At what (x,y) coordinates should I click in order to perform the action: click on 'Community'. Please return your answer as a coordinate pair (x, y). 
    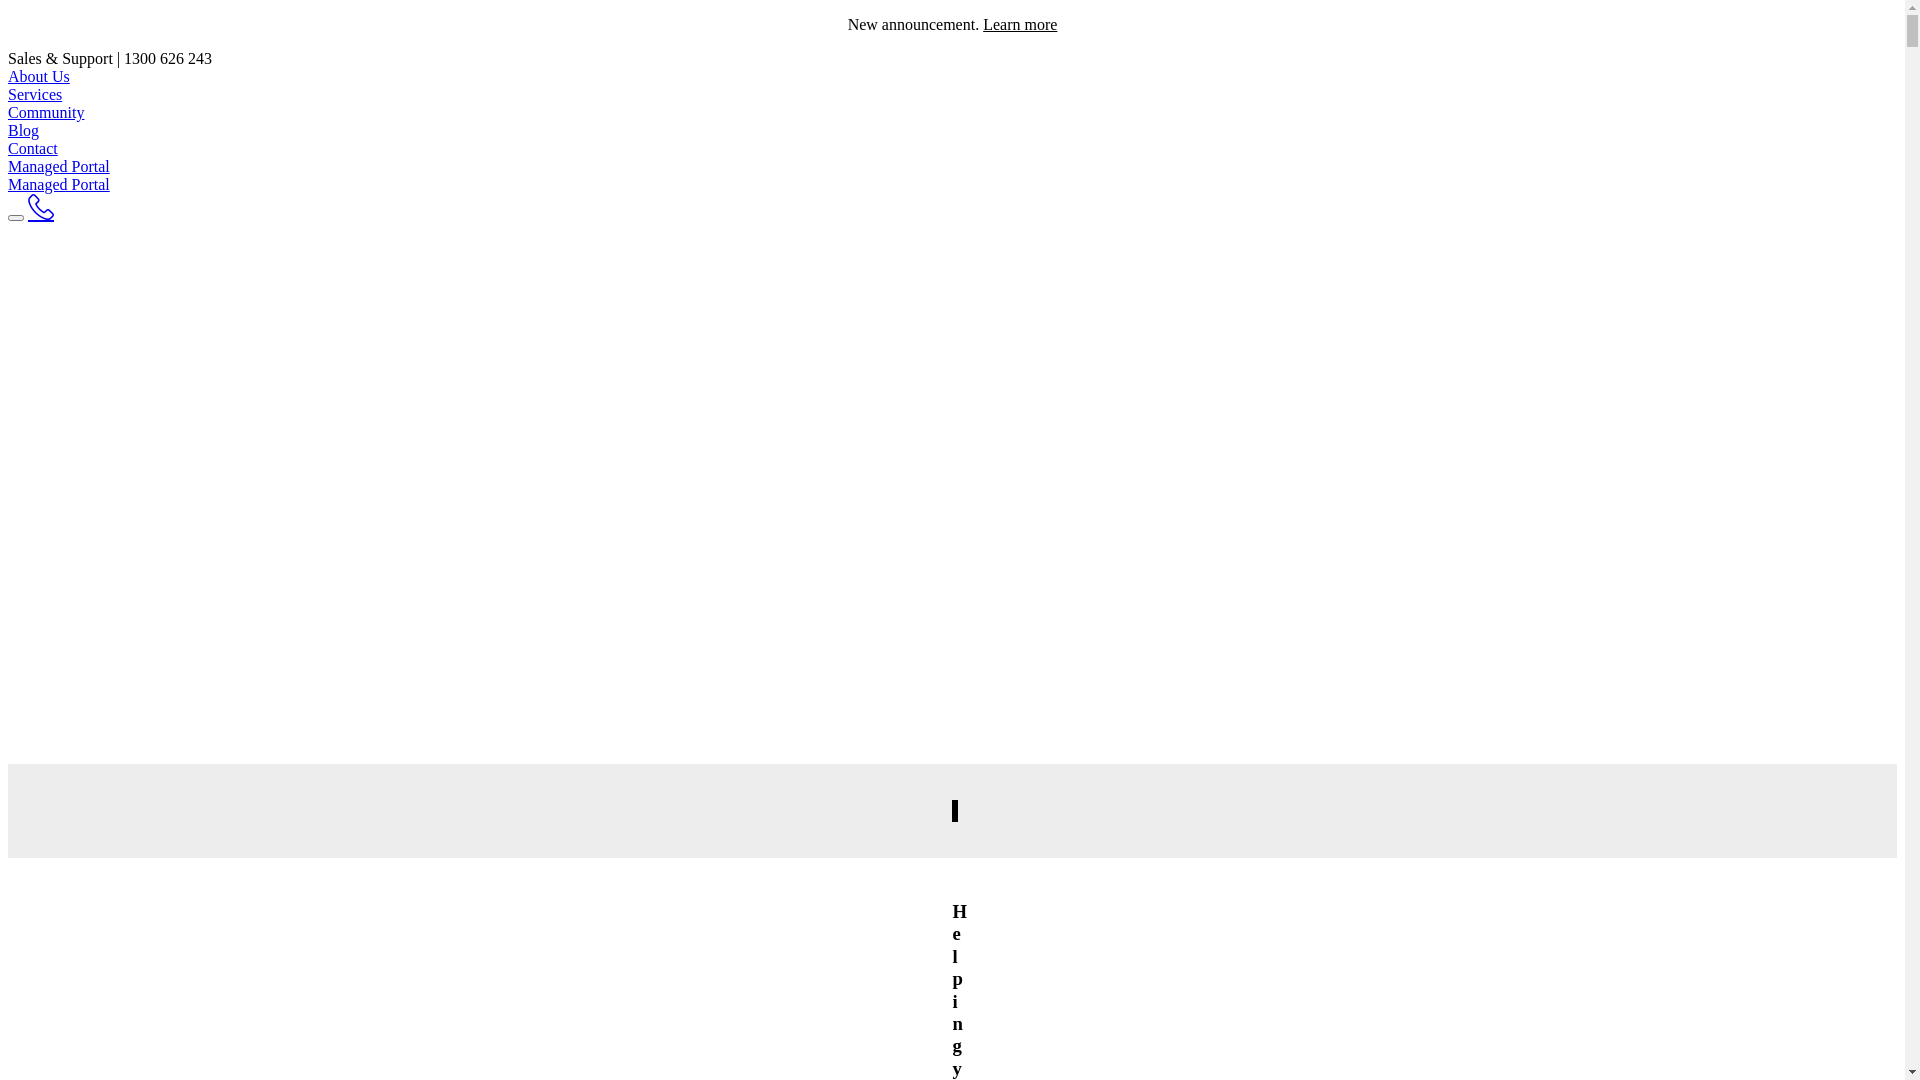
    Looking at the image, I should click on (46, 112).